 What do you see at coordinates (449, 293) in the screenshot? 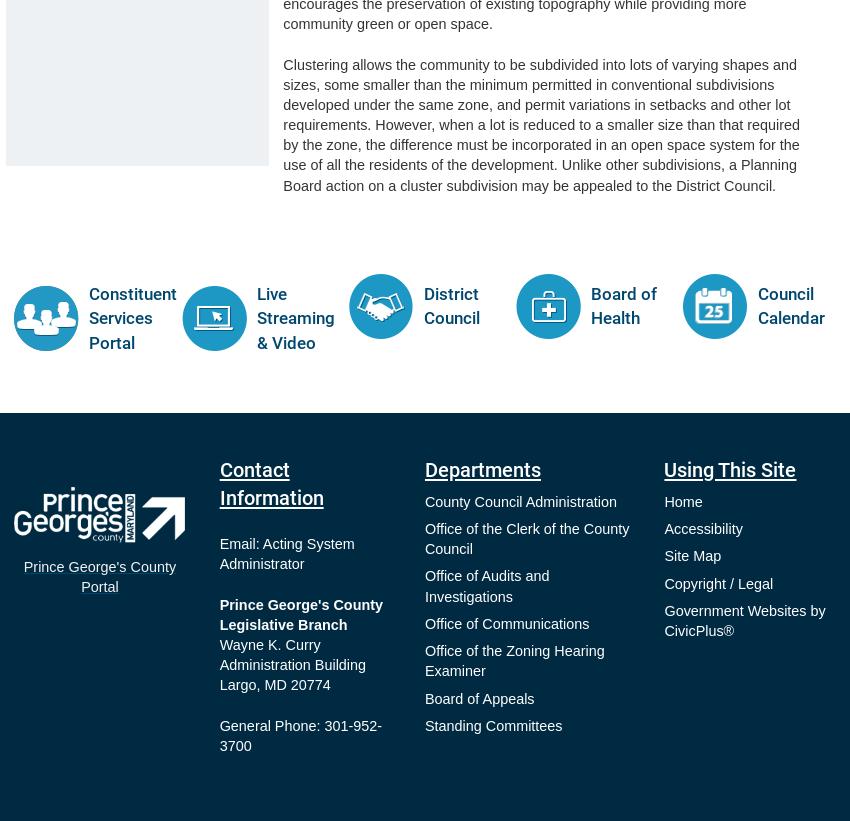
I see `'District'` at bounding box center [449, 293].